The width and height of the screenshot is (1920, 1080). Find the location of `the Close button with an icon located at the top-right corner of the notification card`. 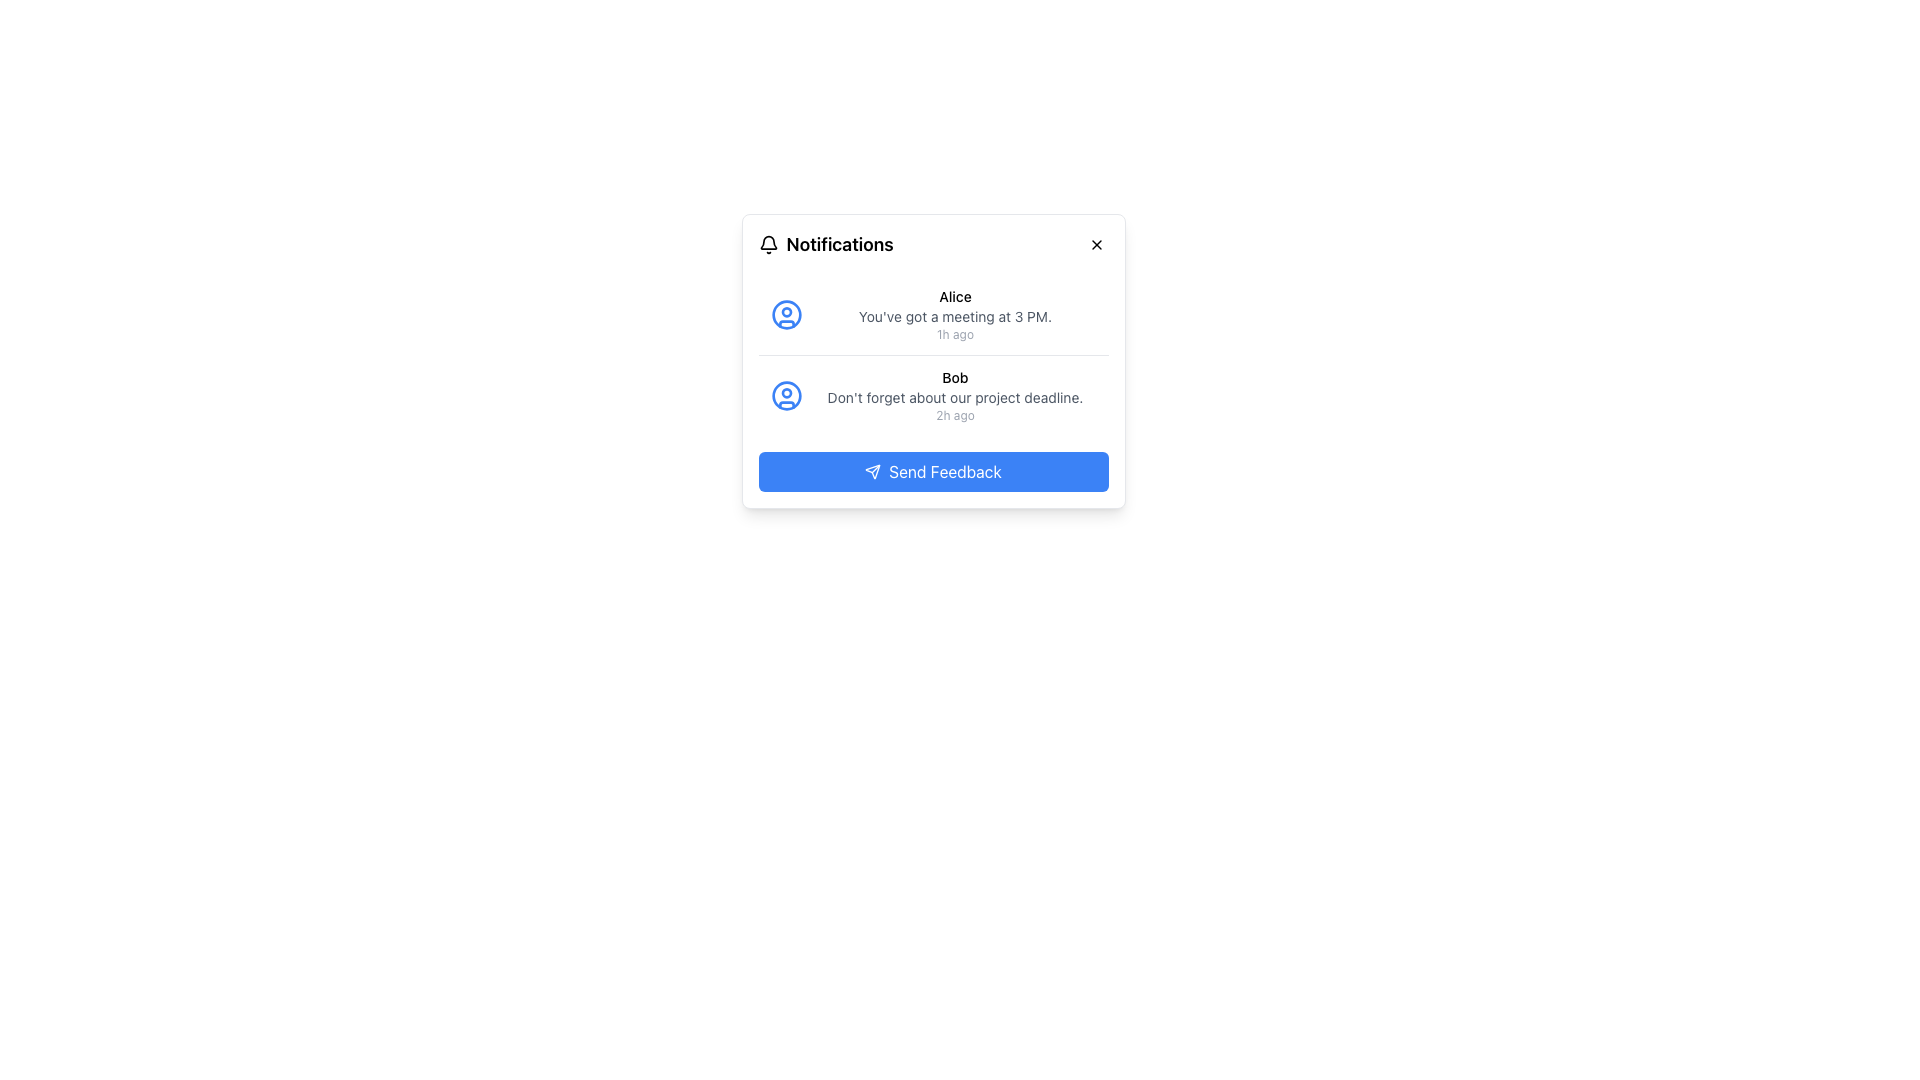

the Close button with an icon located at the top-right corner of the notification card is located at coordinates (1095, 244).